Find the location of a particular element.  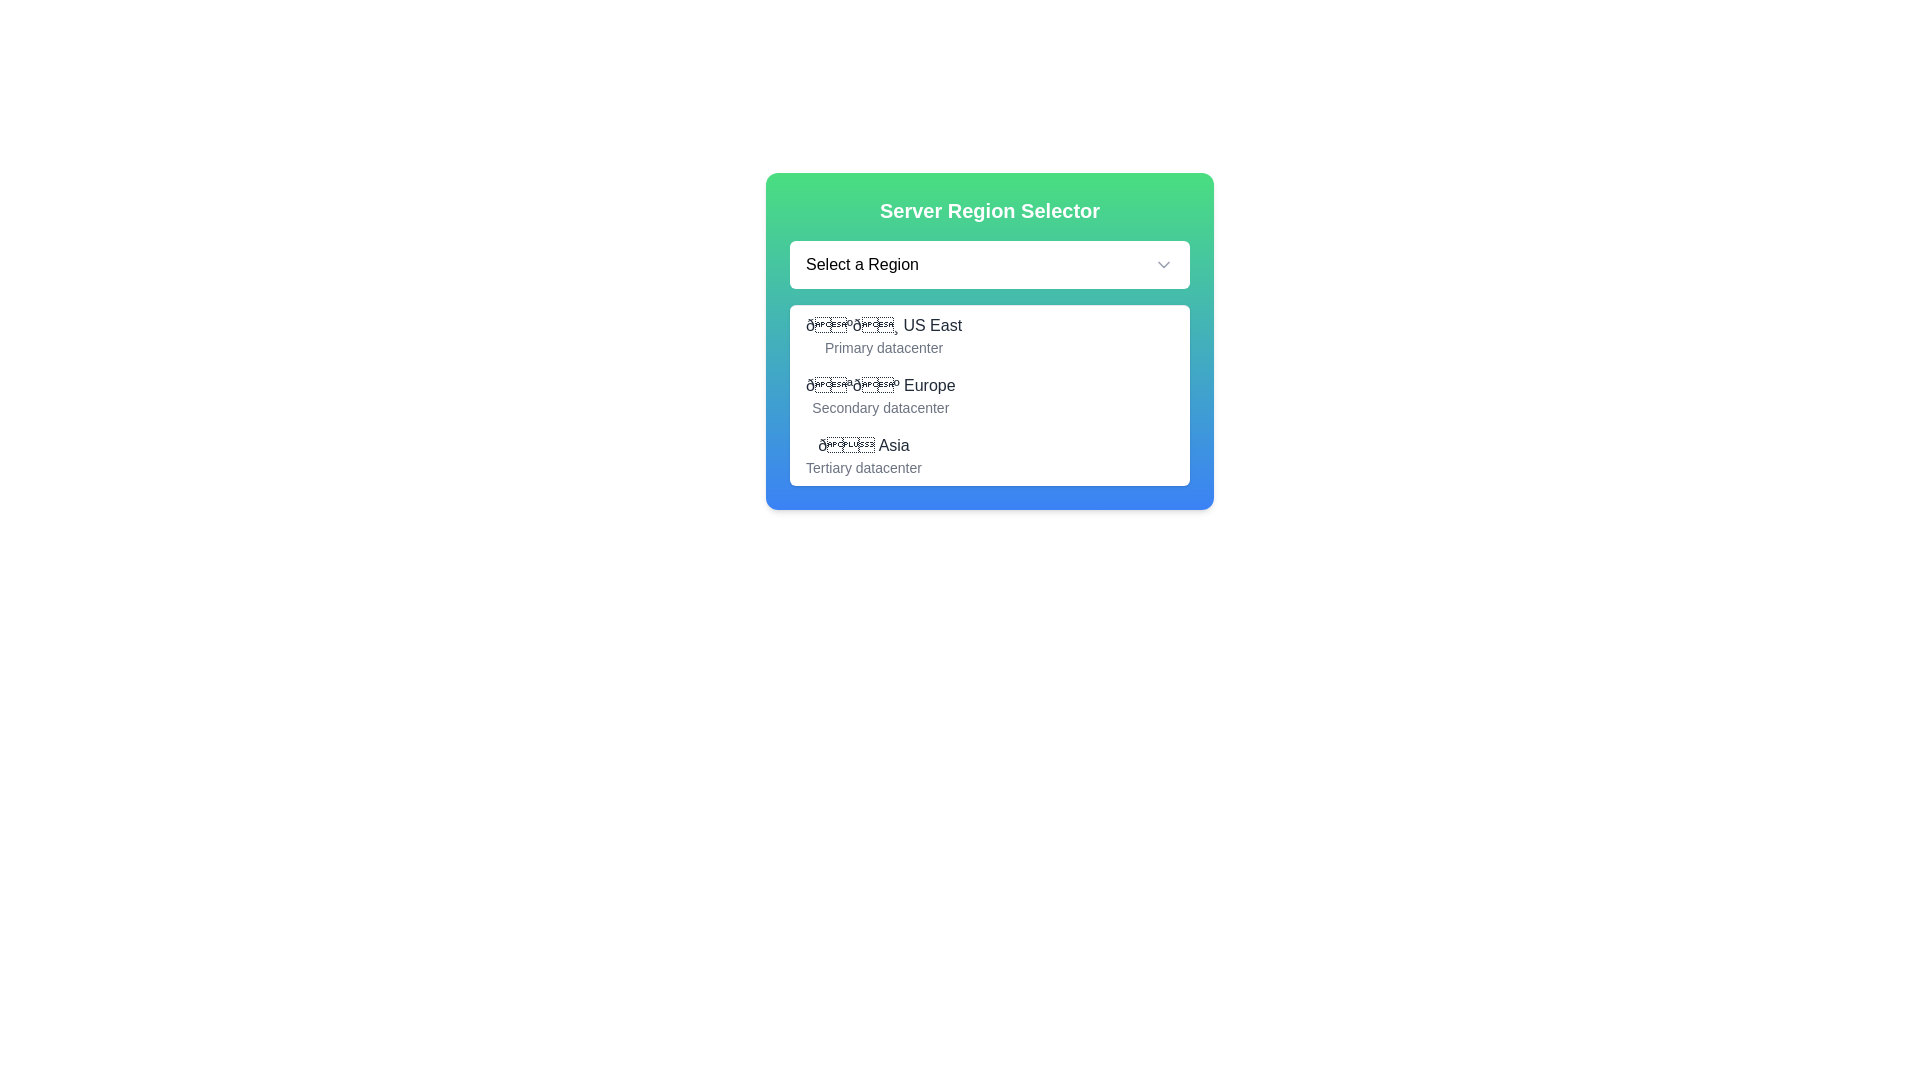

the 'Asia' text label with icon located in the dropdown menu under 'Server Region Selector', which is the first line in the third option group, just above 'Tertiary datacenter' is located at coordinates (864, 445).